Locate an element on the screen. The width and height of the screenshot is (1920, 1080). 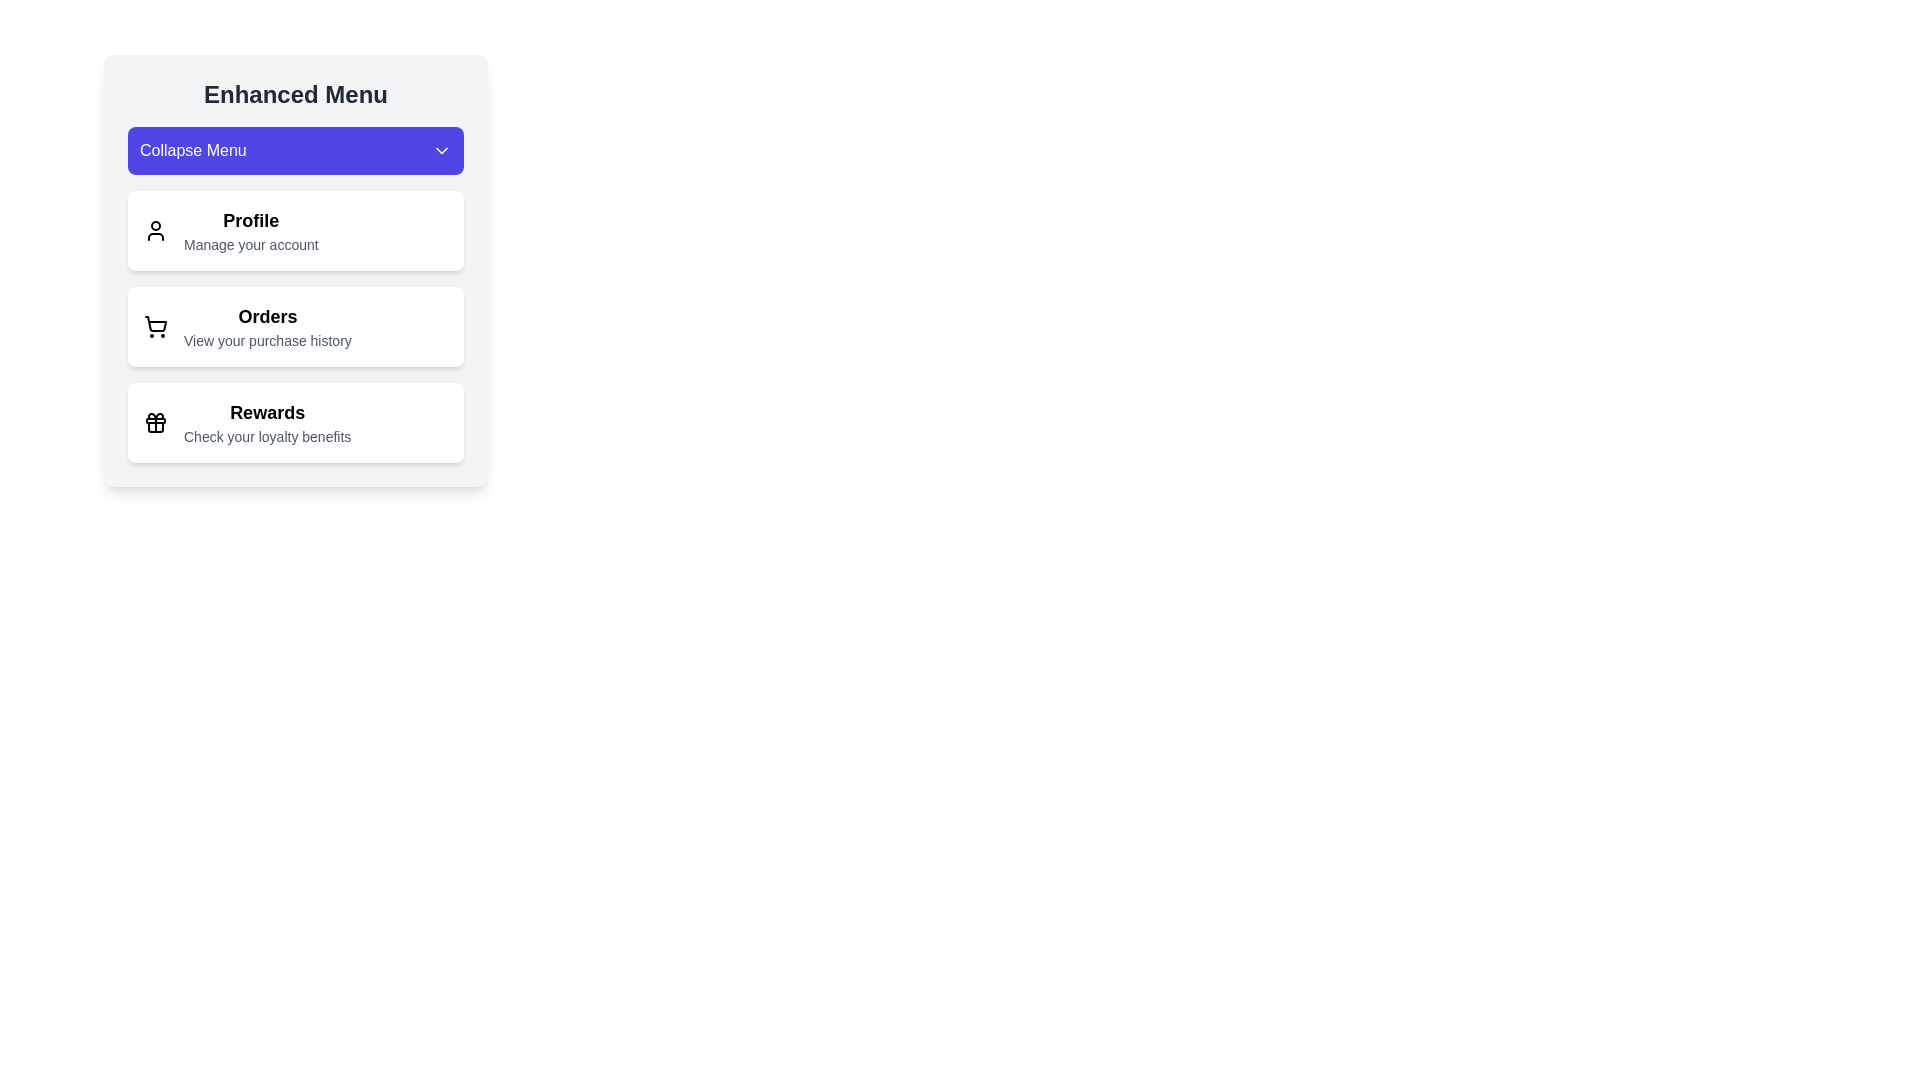
the 'Orders' icon, which is the second item in the 'Enhanced Menu' panel, located to the left of the text 'Orders' is located at coordinates (155, 326).